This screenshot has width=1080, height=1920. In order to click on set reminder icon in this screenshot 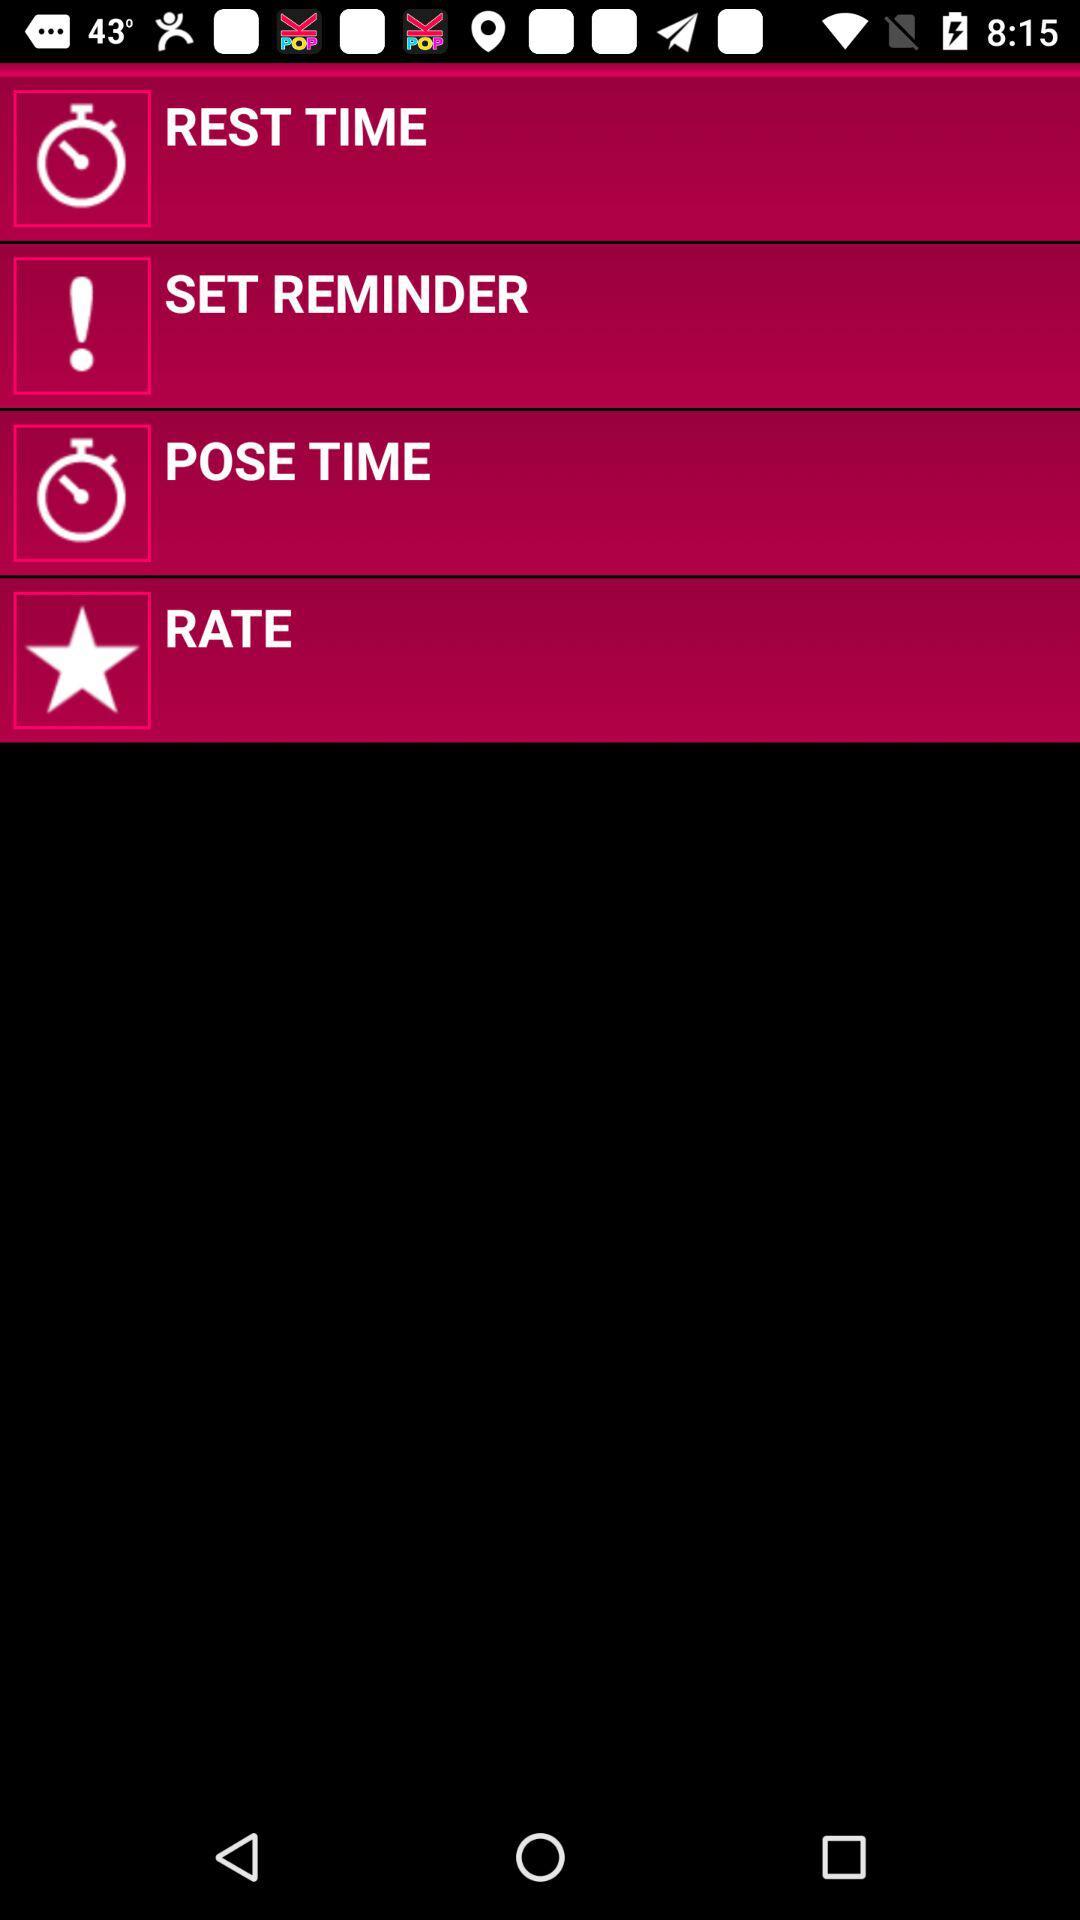, I will do `click(345, 291)`.